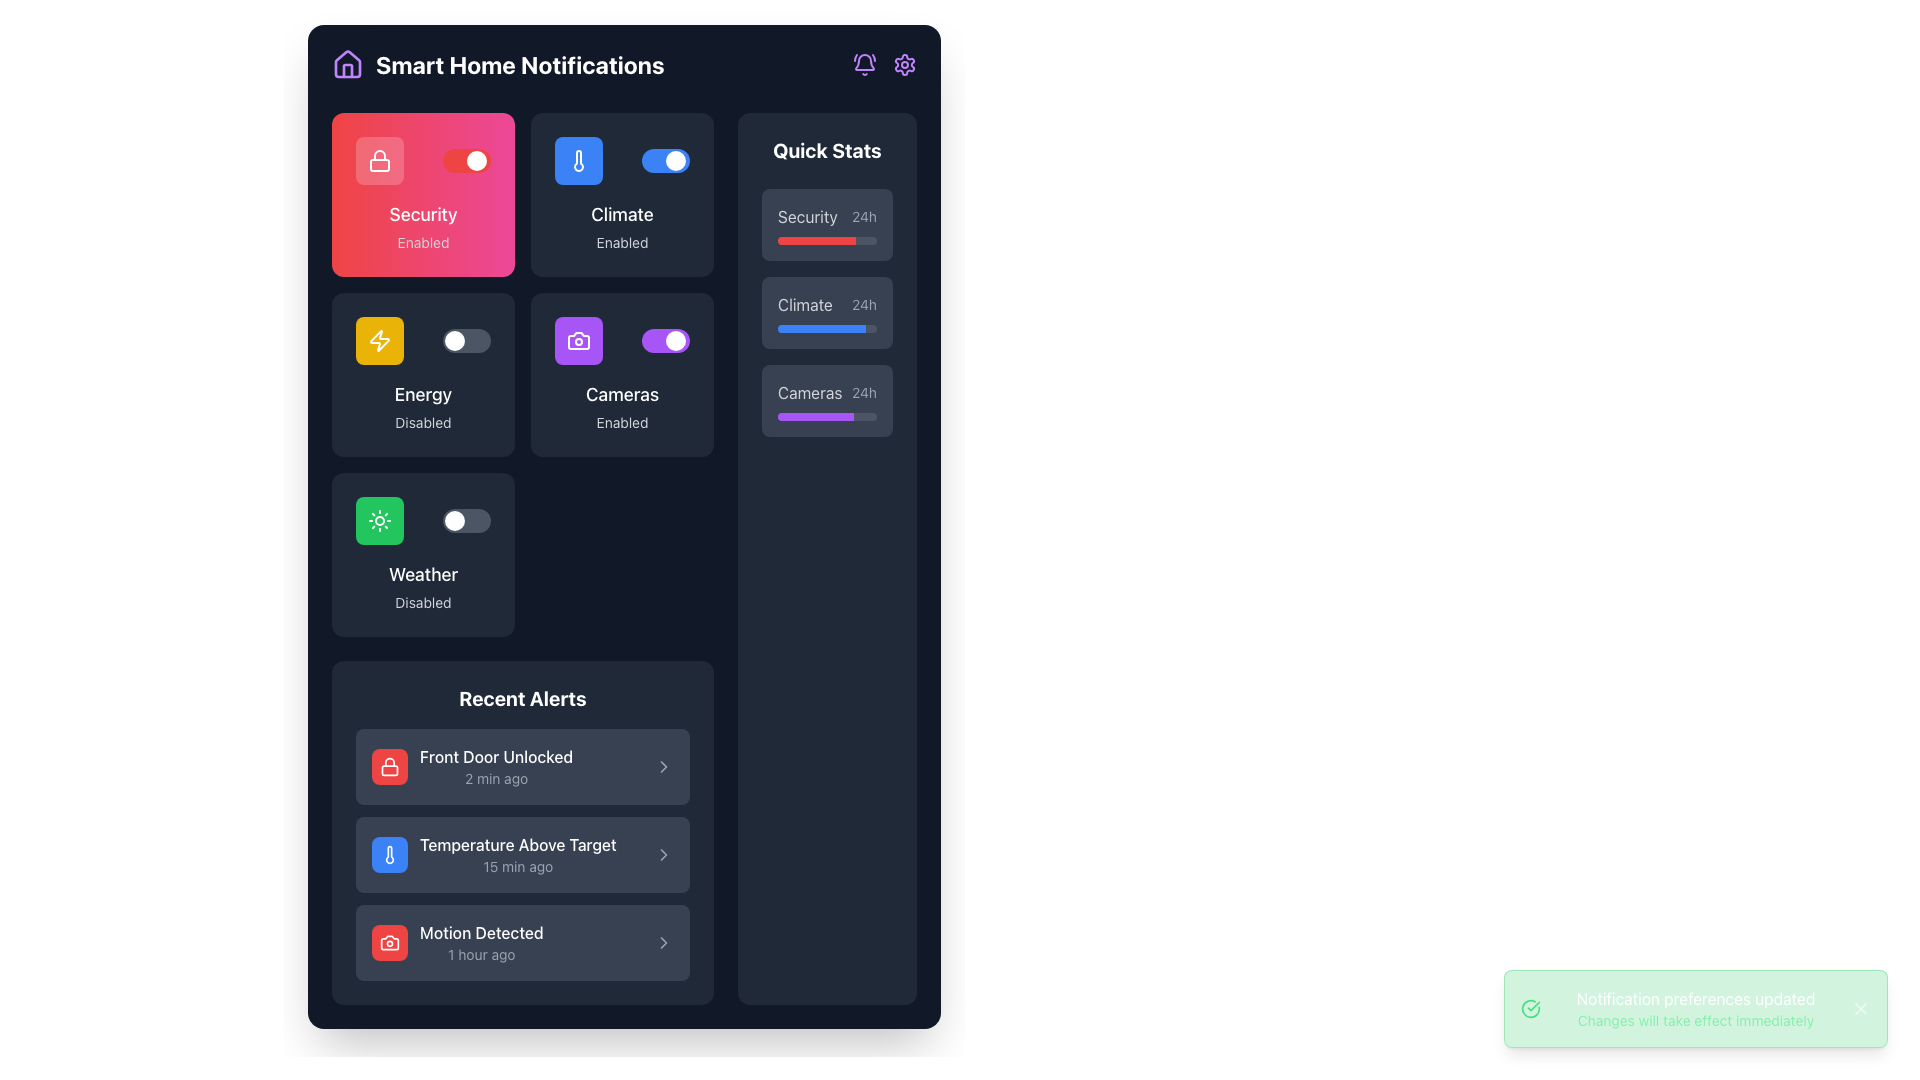 This screenshot has width=1920, height=1080. Describe the element at coordinates (494, 855) in the screenshot. I see `the notification alert indicating a temperature value exceeding a defined target` at that location.